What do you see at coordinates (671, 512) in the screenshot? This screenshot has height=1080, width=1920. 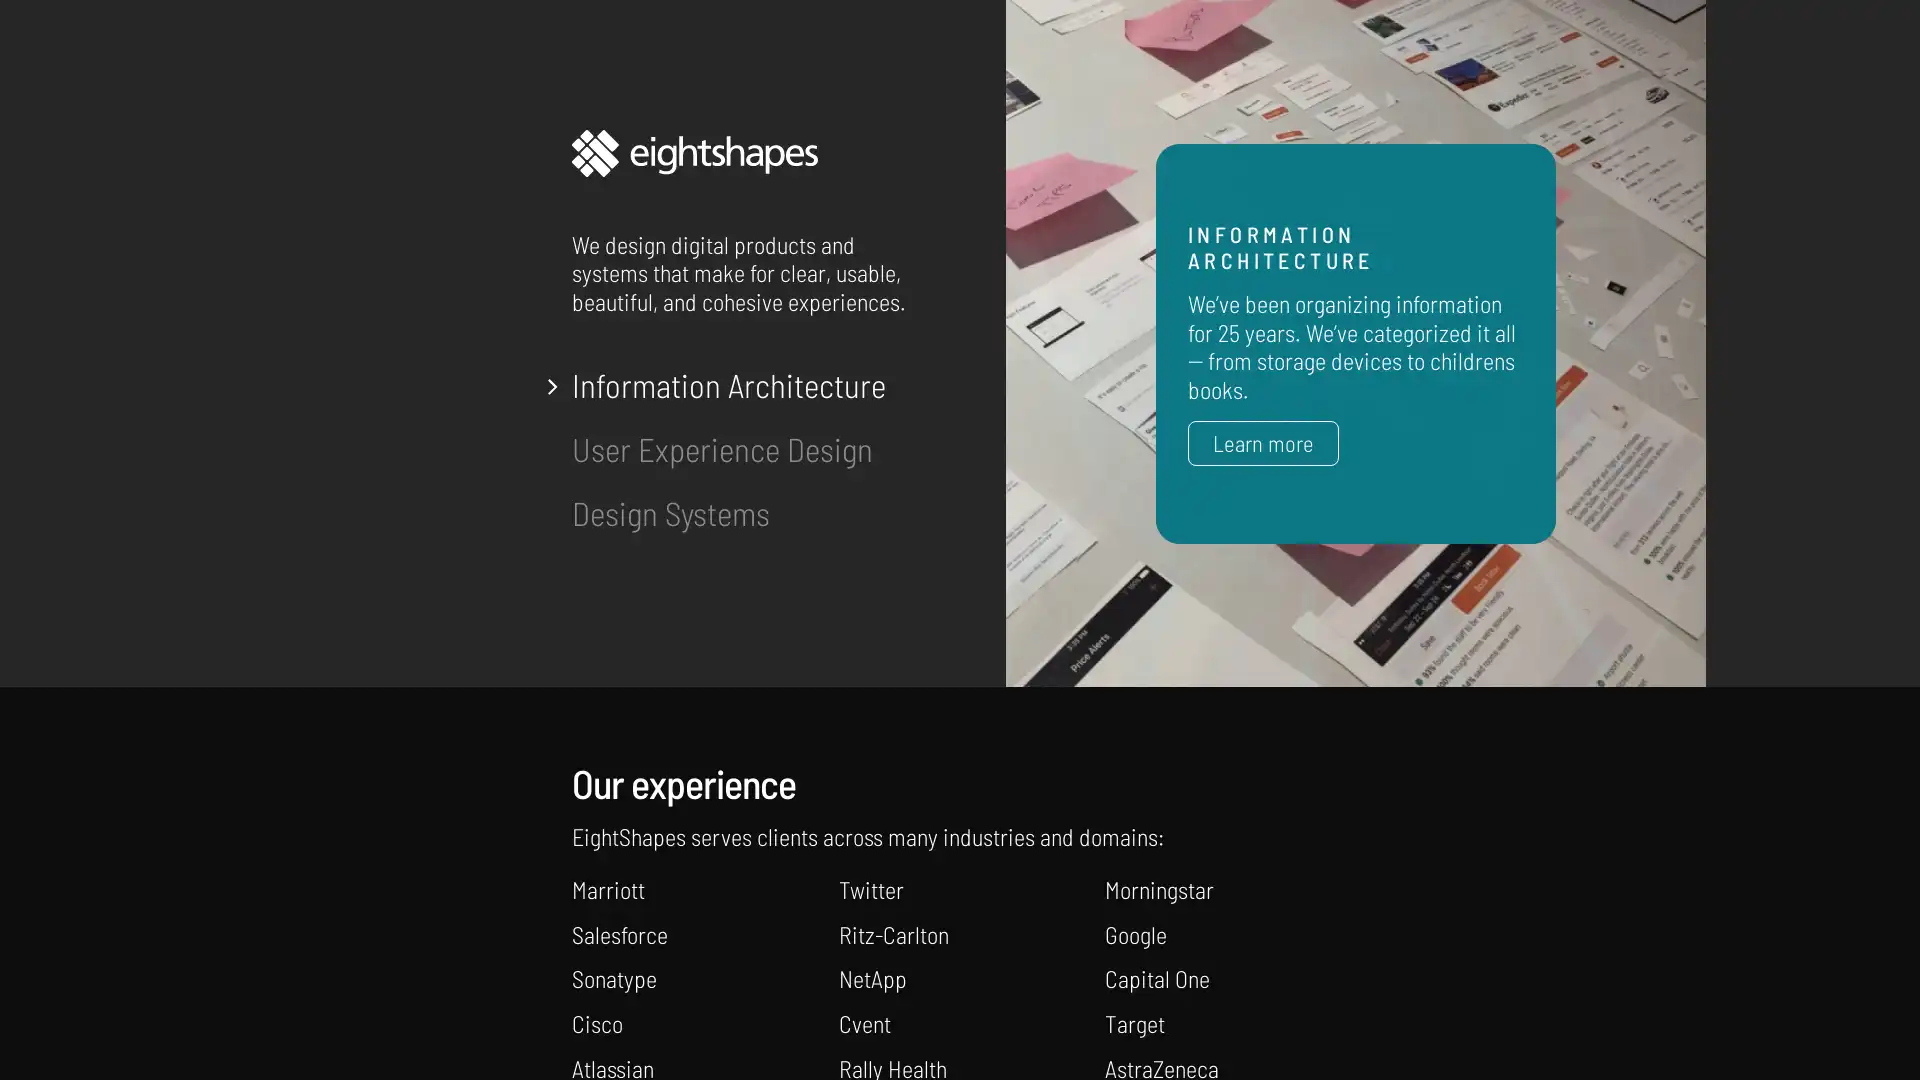 I see `Design Systems` at bounding box center [671, 512].